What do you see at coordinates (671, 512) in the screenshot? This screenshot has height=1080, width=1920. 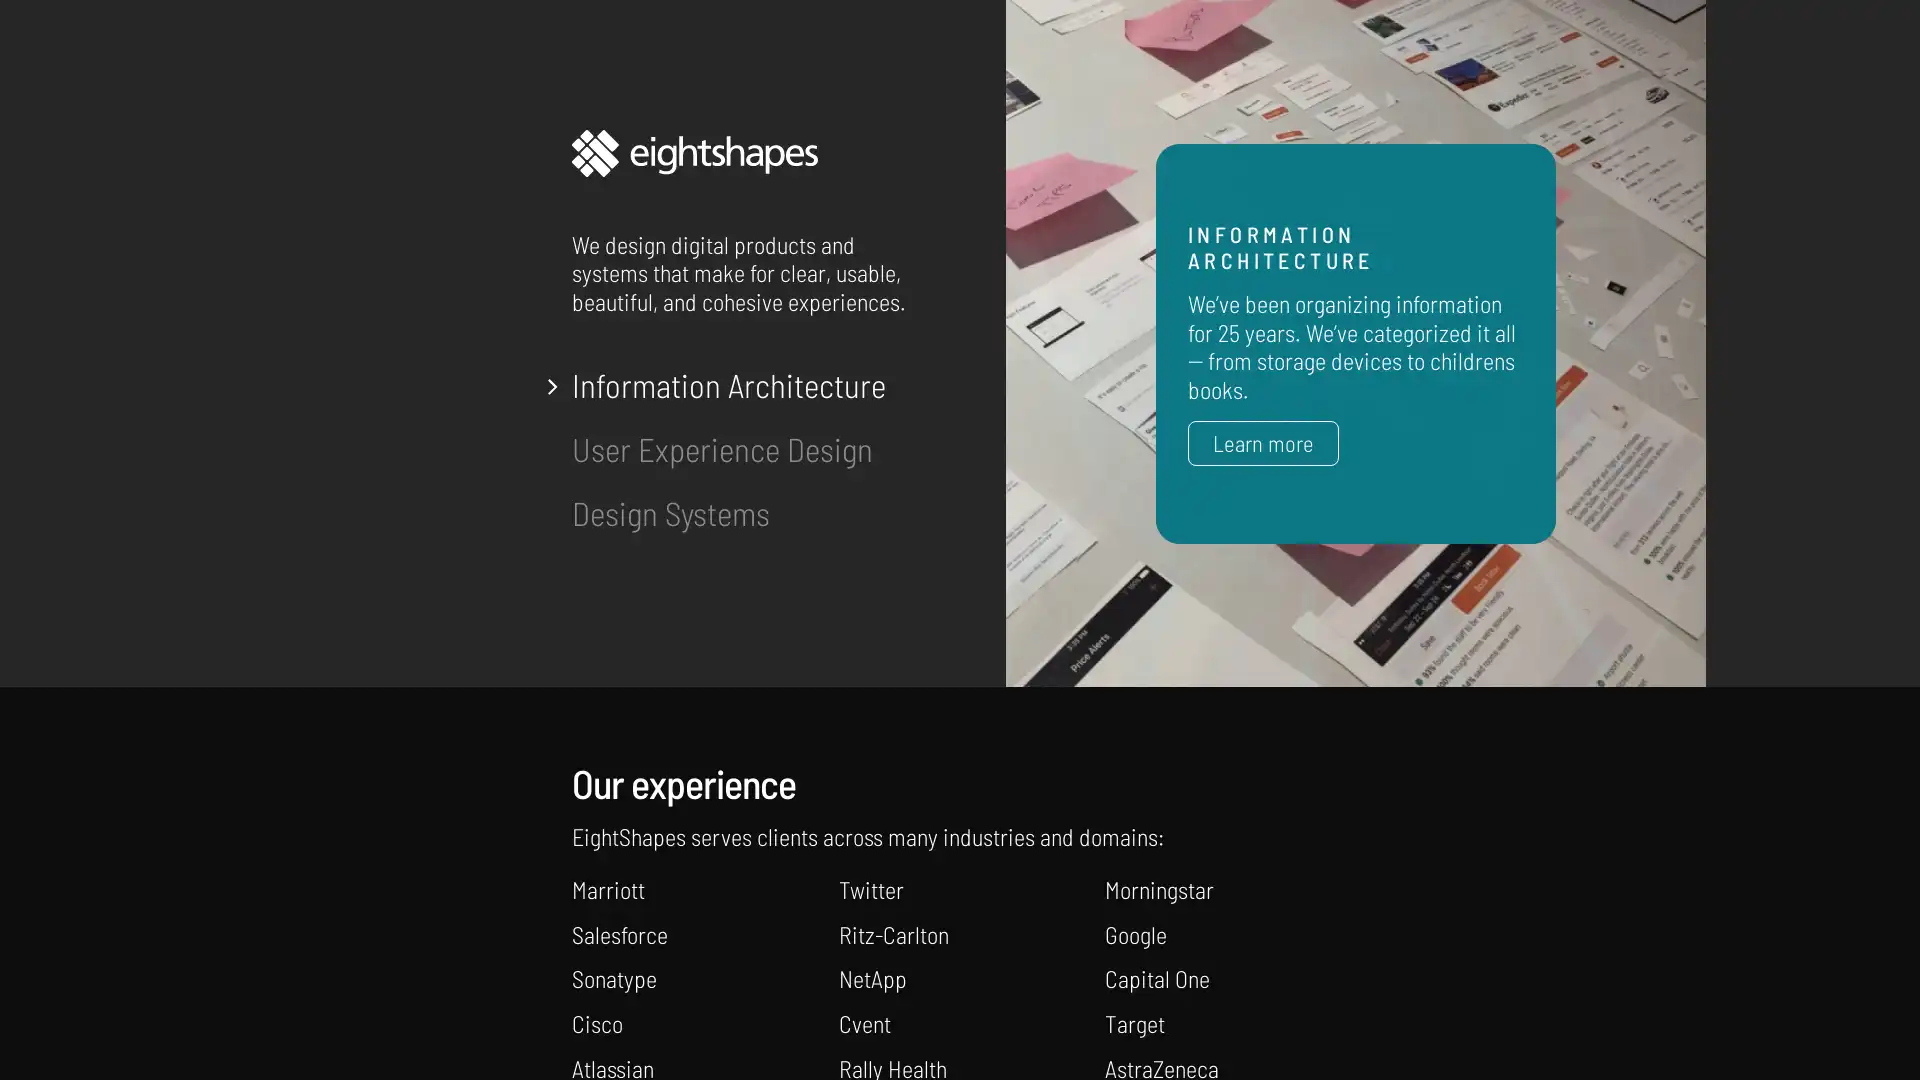 I see `Design Systems` at bounding box center [671, 512].